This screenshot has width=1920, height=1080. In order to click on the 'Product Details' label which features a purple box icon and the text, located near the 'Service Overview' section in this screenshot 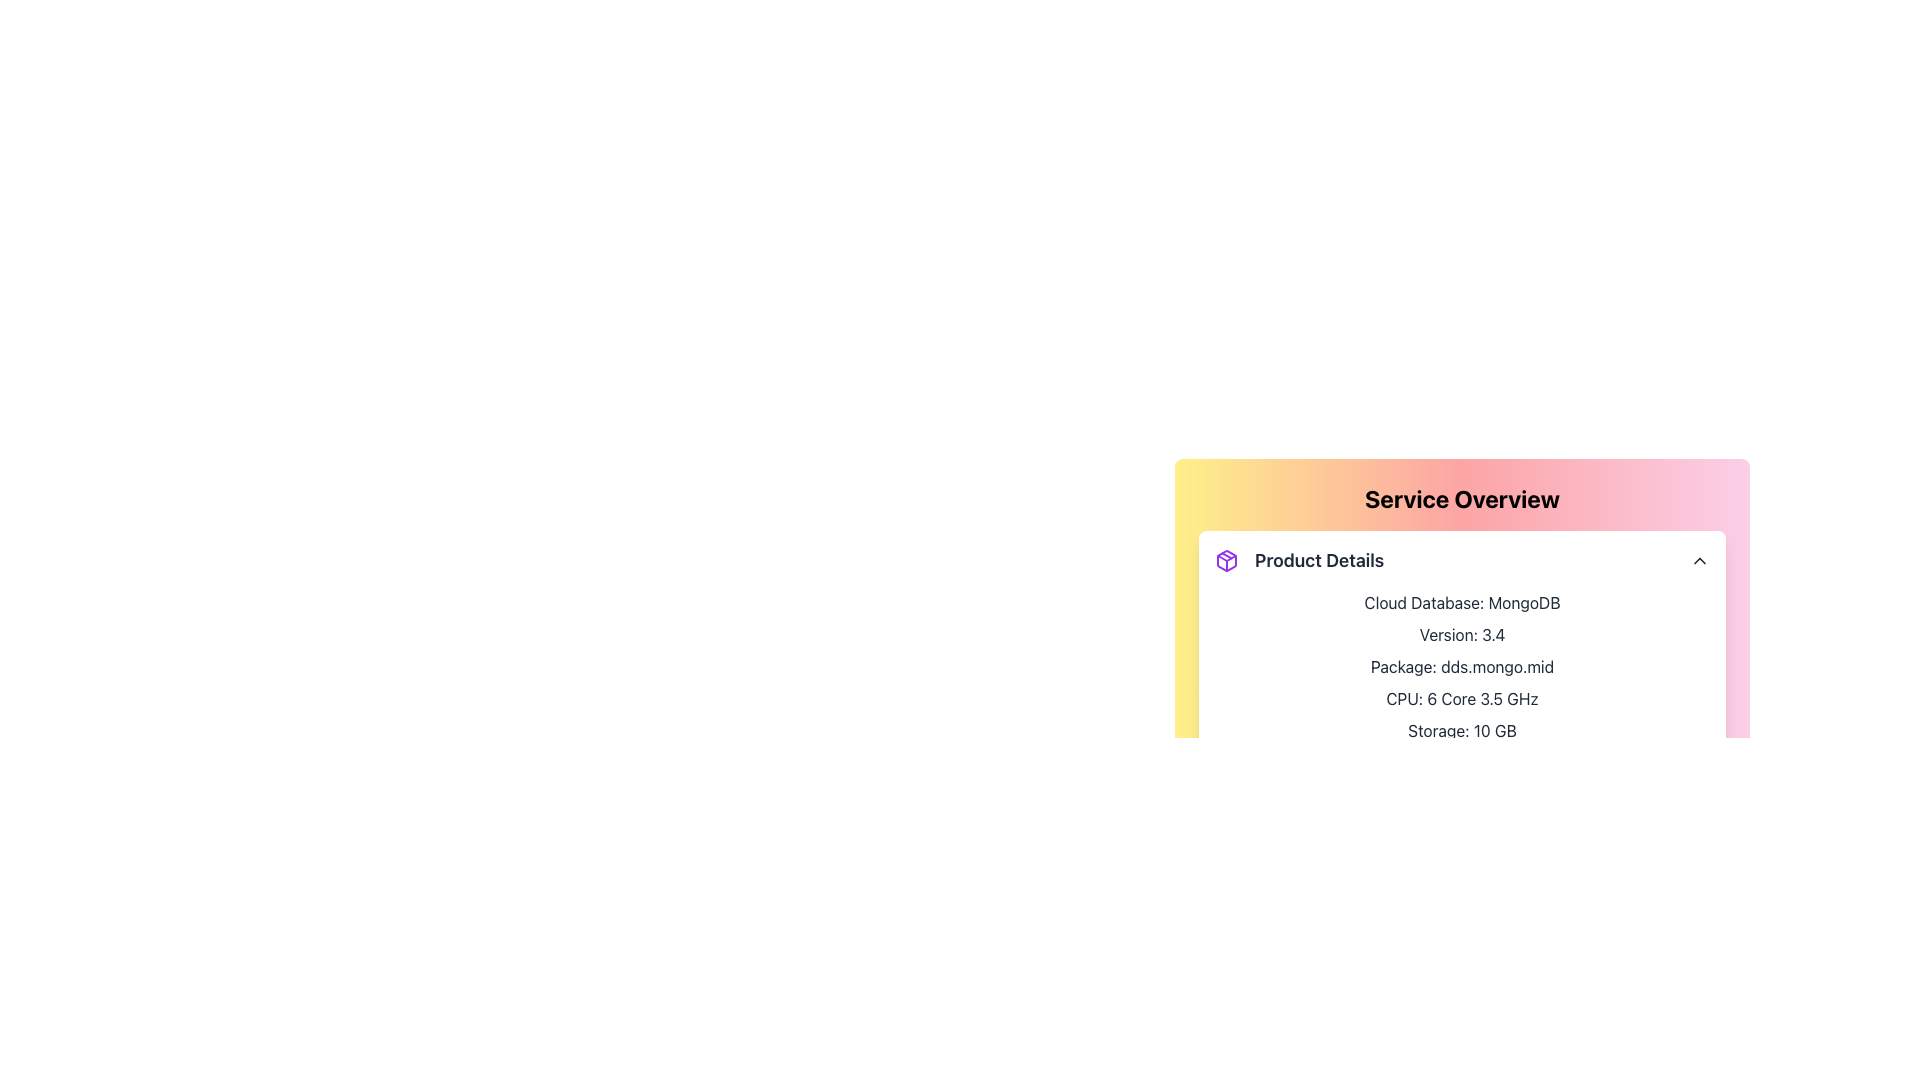, I will do `click(1299, 560)`.